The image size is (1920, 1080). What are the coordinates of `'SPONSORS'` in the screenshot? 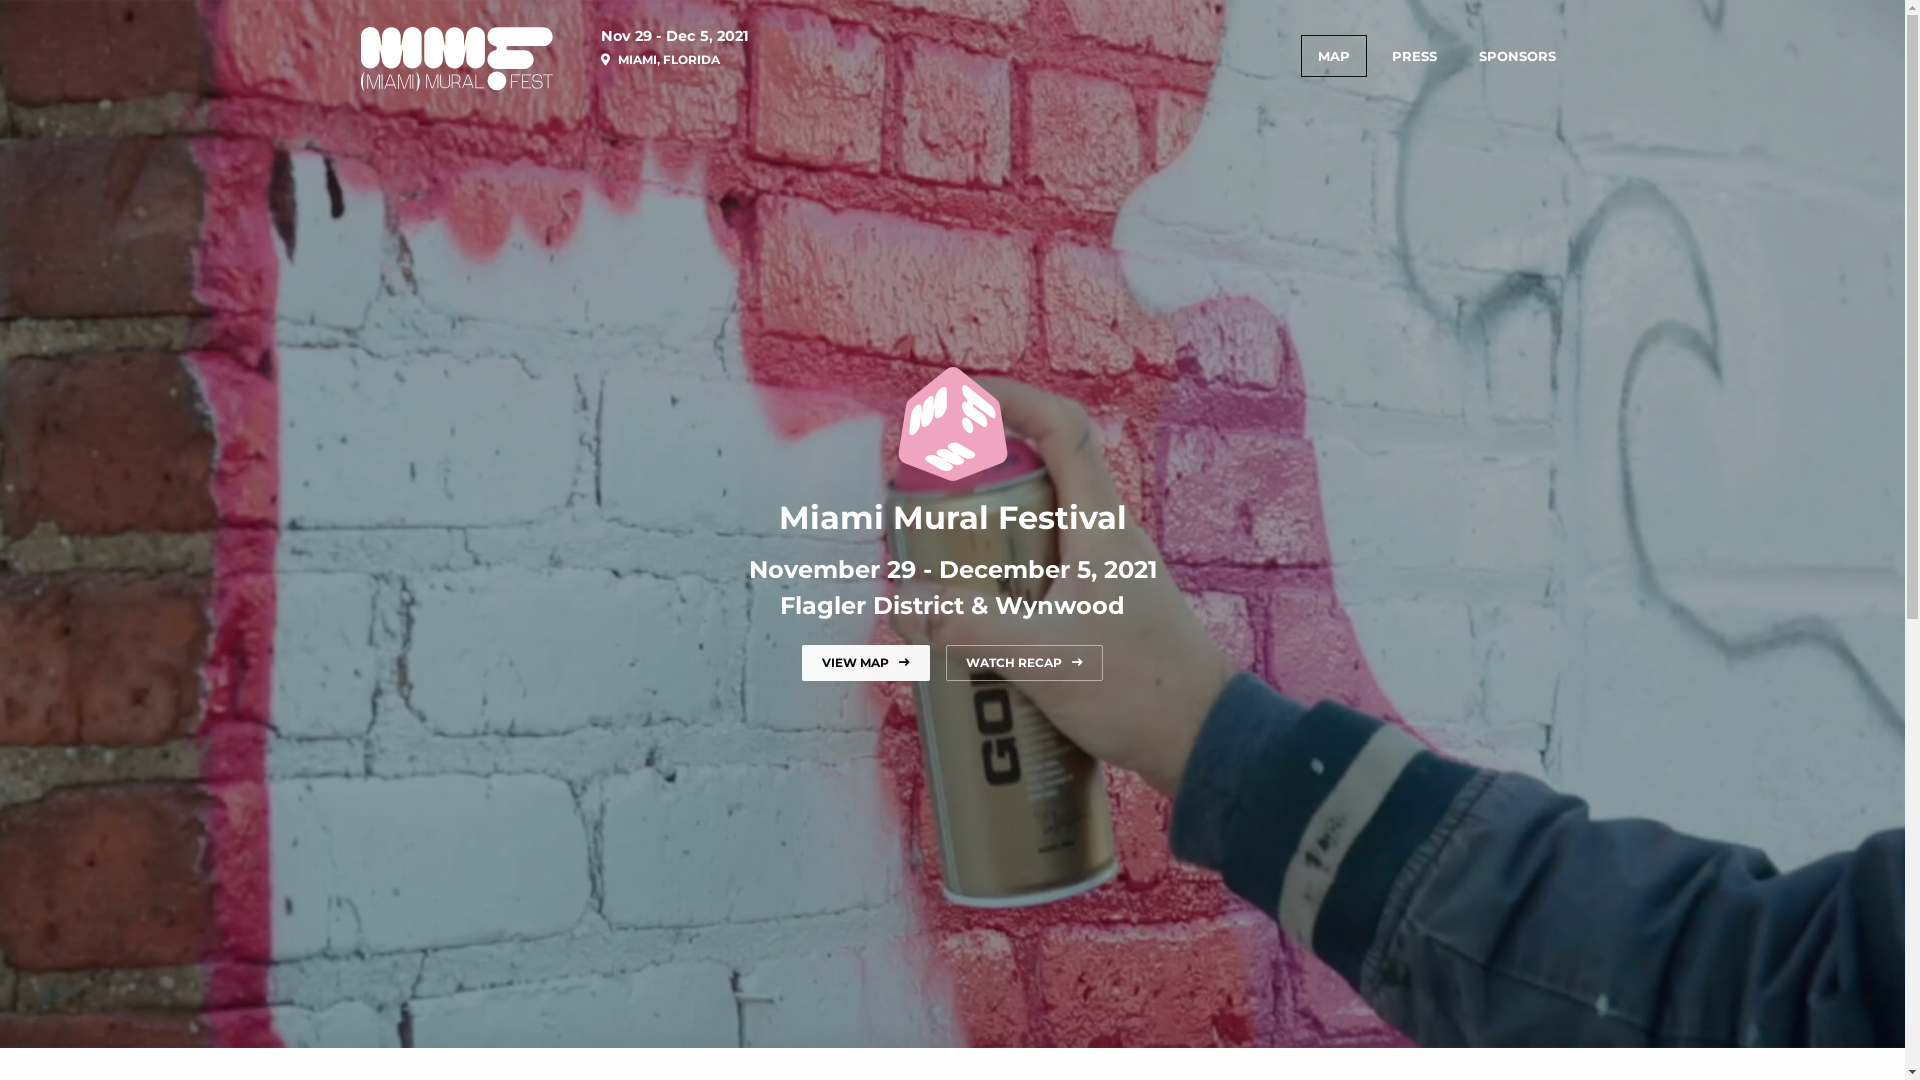 It's located at (1517, 55).